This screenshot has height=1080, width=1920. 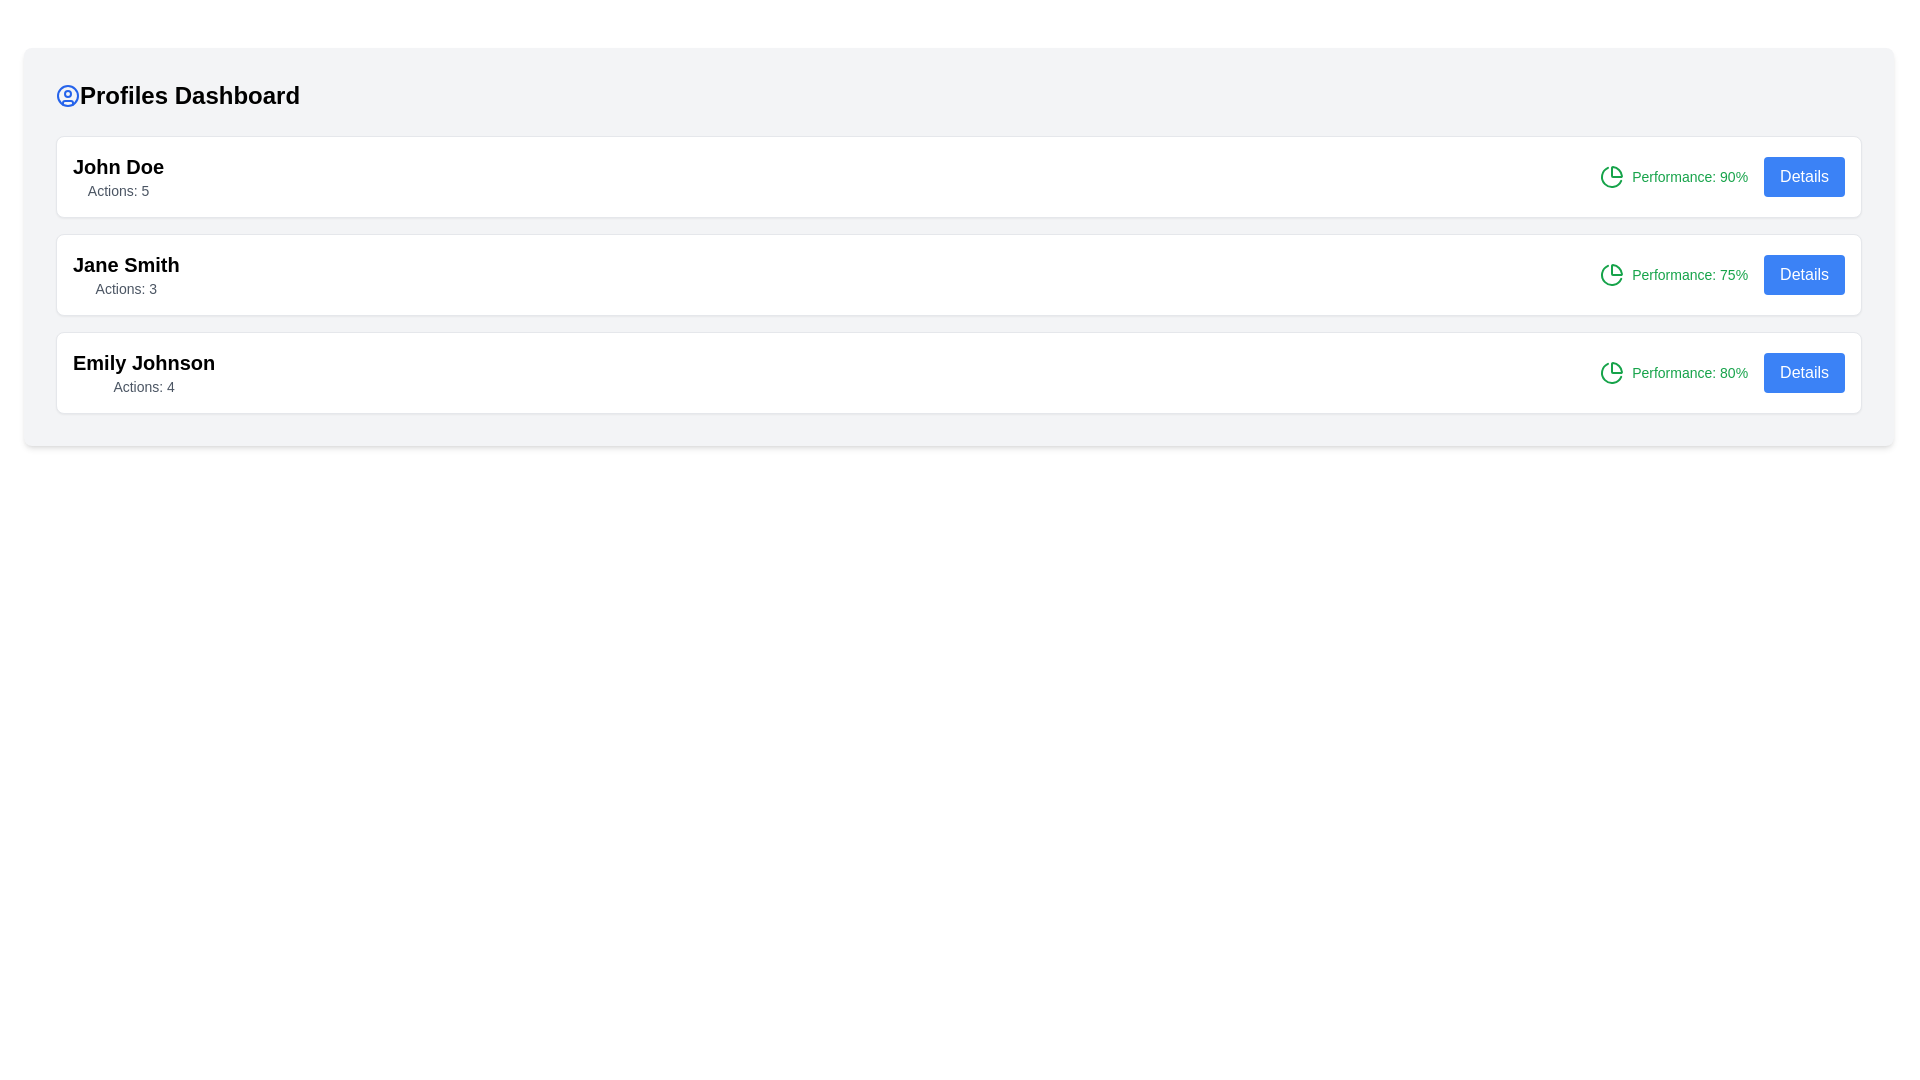 What do you see at coordinates (125, 274) in the screenshot?
I see `the text label displaying 'Jane Smith' which shows the name and action count in the second row of the Profiles Dashboard` at bounding box center [125, 274].